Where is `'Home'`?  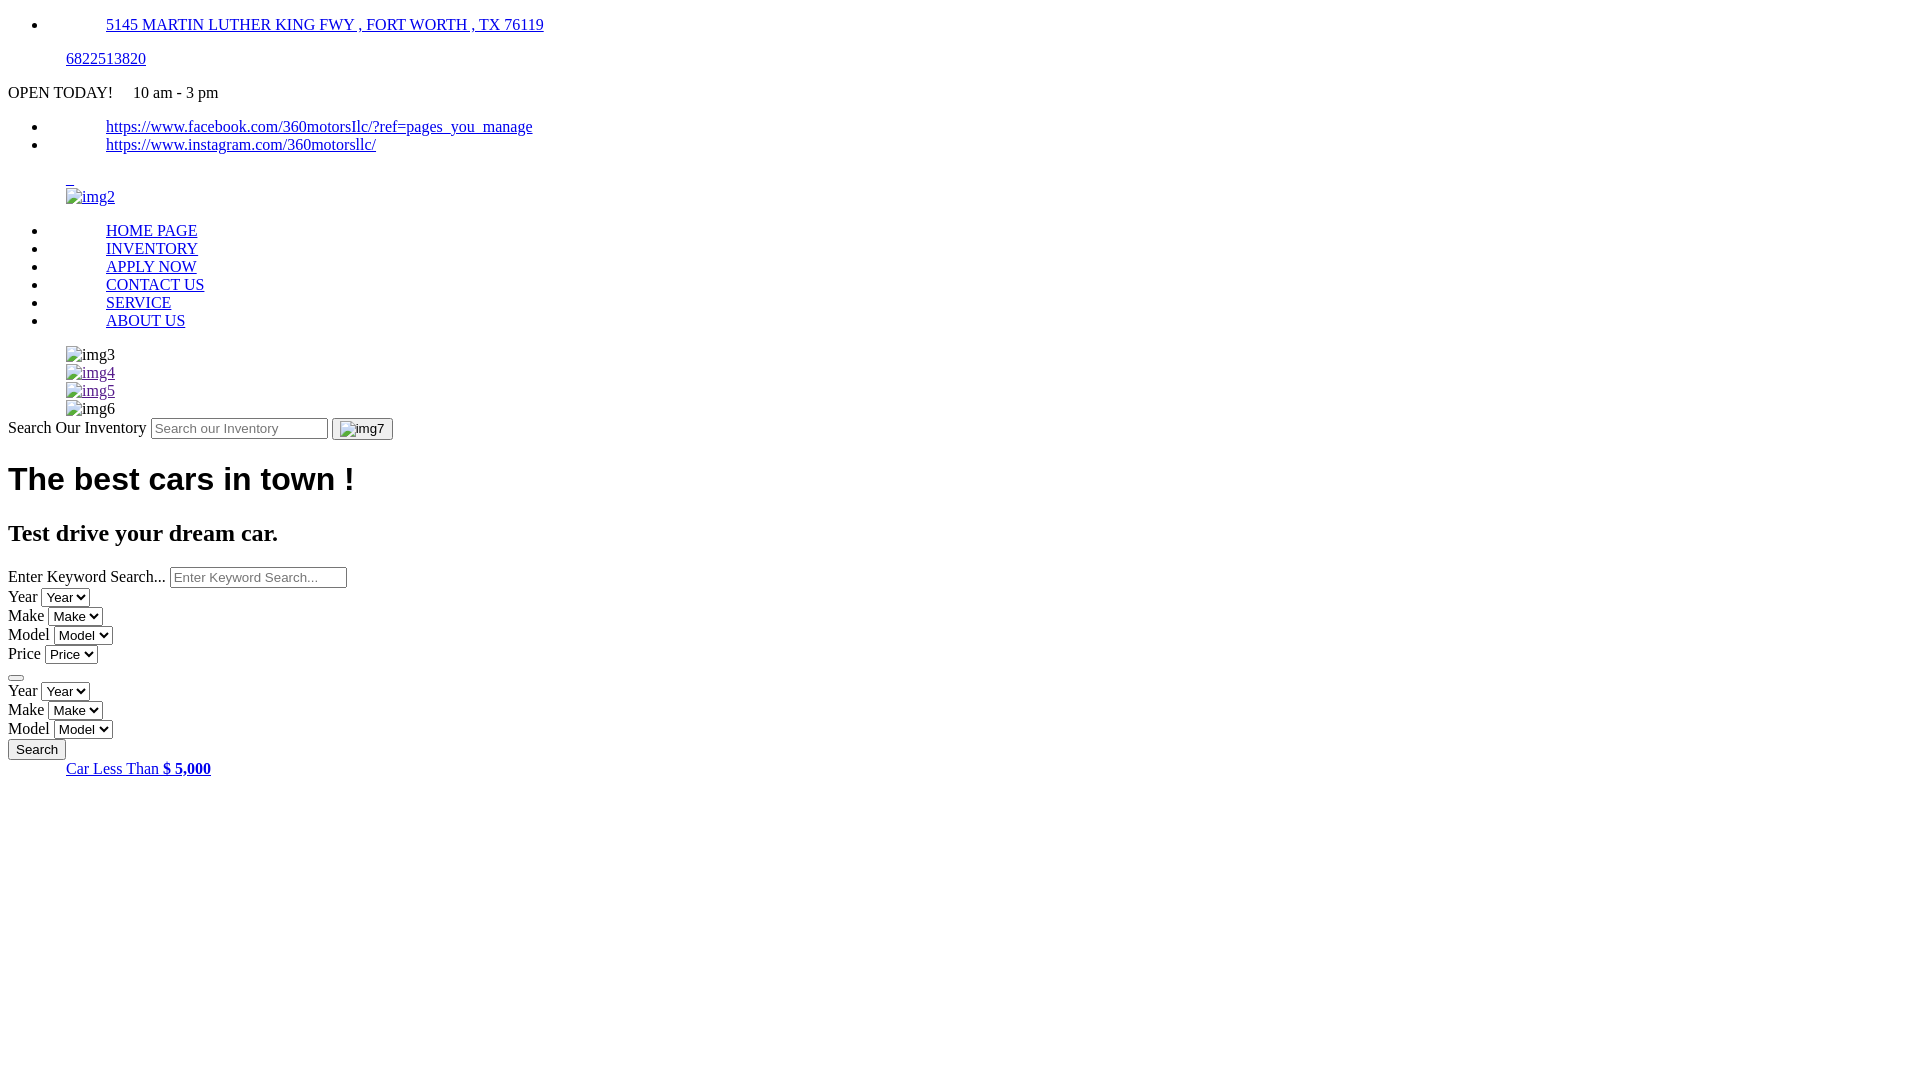
'Home' is located at coordinates (89, 196).